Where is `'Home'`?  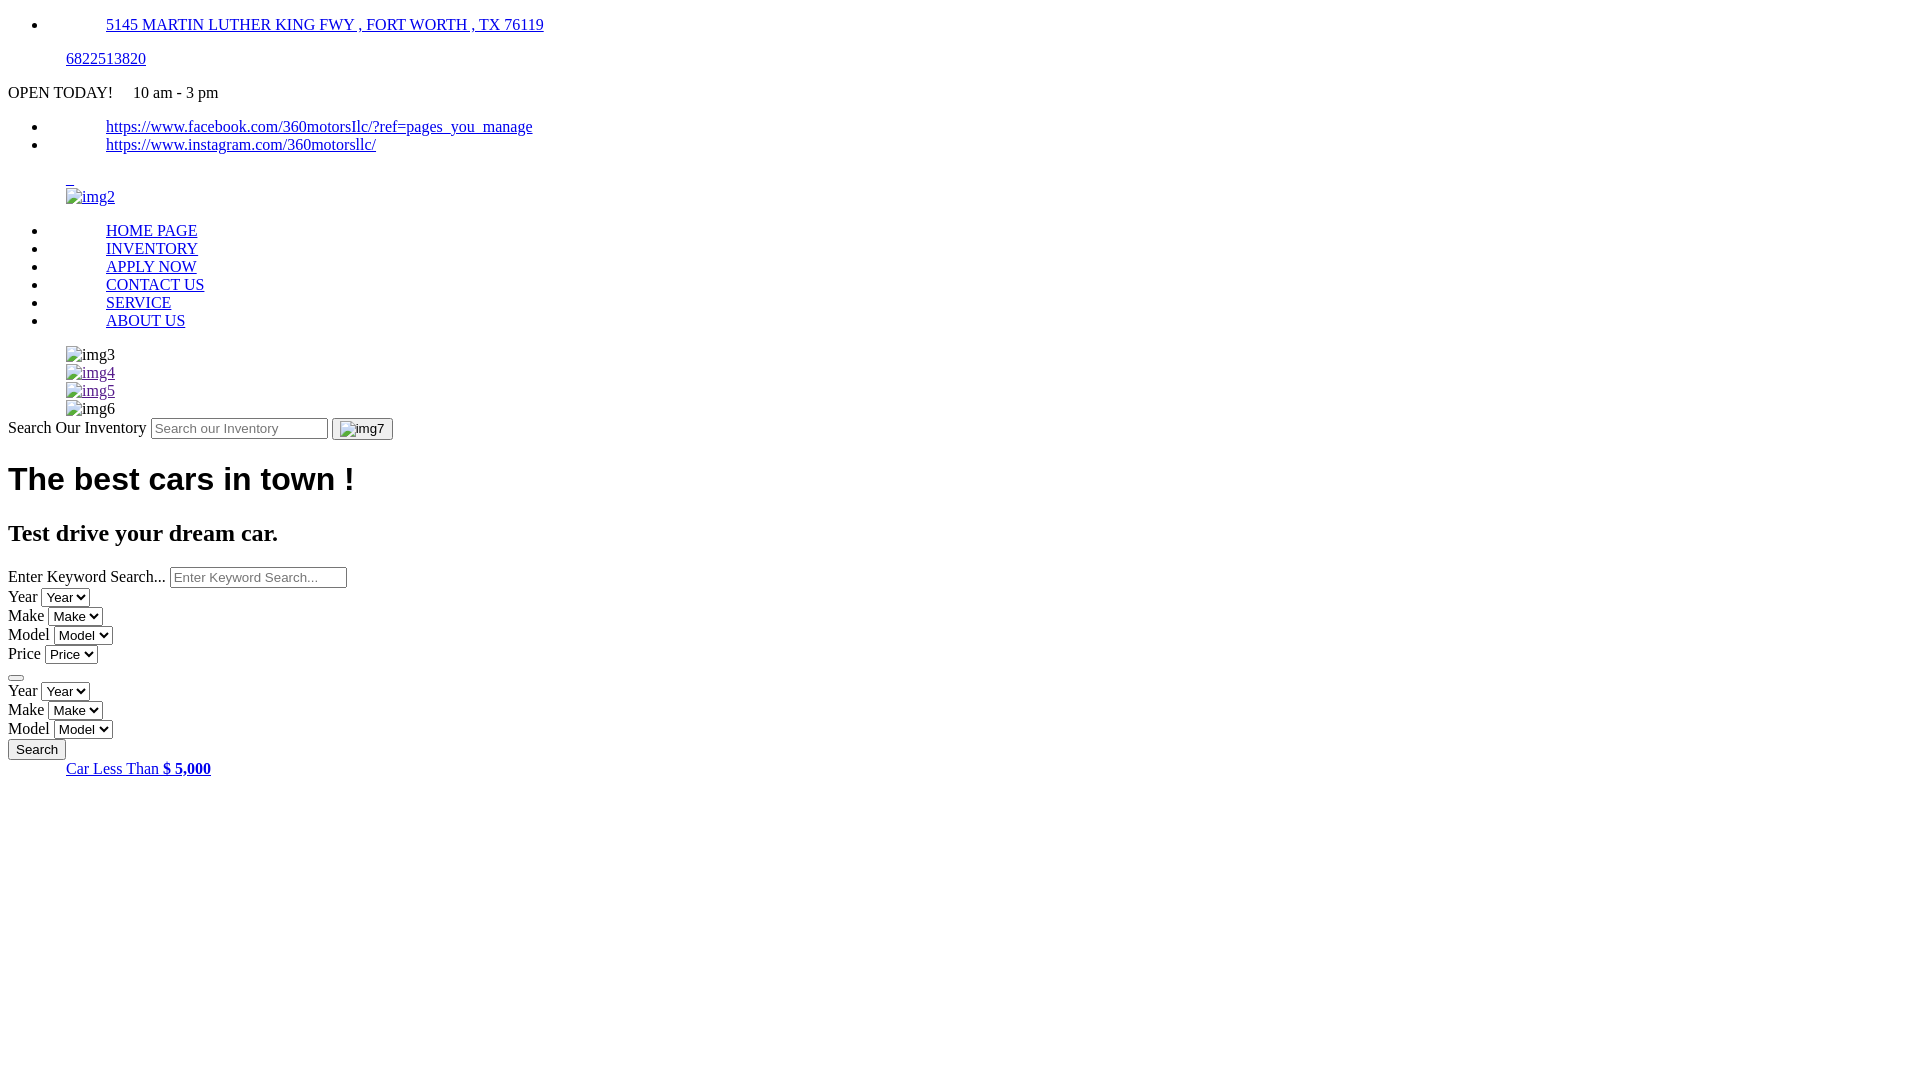
'Home' is located at coordinates (89, 196).